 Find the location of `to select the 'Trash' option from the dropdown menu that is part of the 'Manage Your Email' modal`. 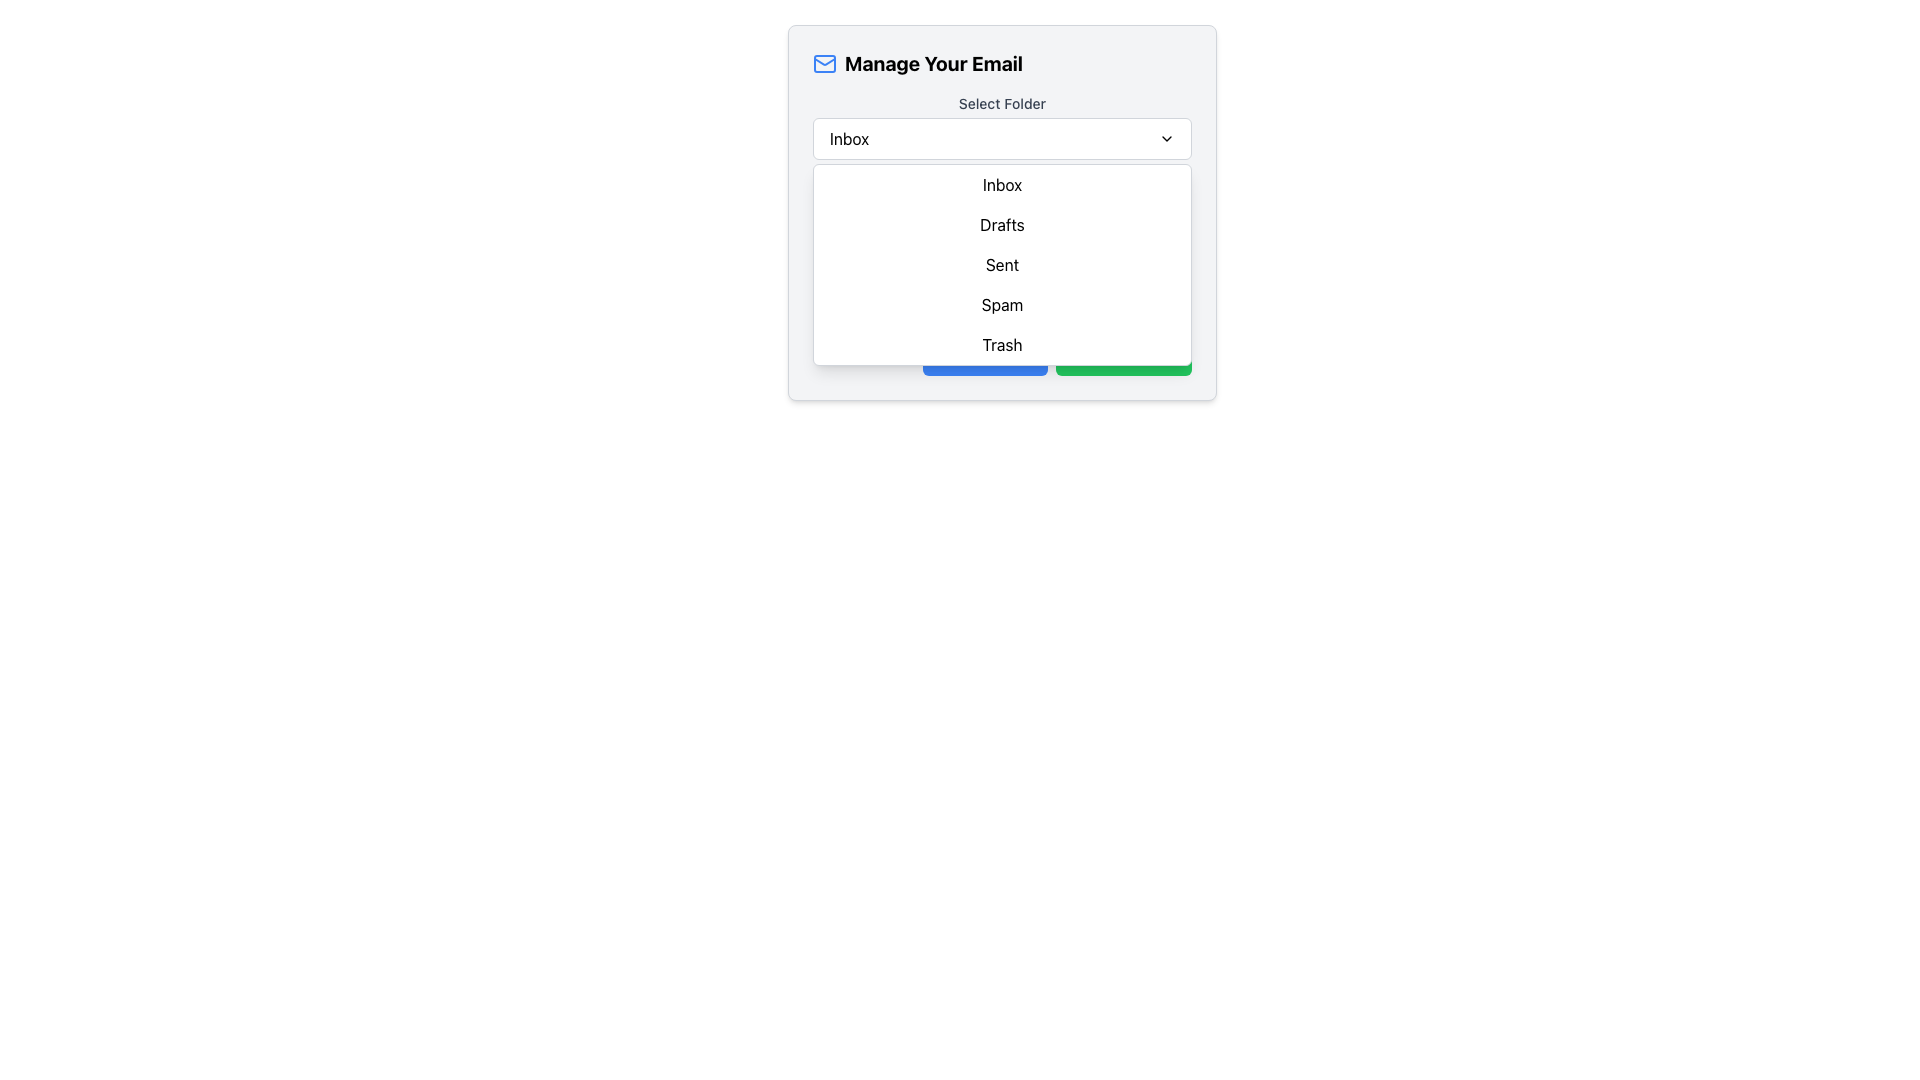

to select the 'Trash' option from the dropdown menu that is part of the 'Manage Your Email' modal is located at coordinates (1002, 343).